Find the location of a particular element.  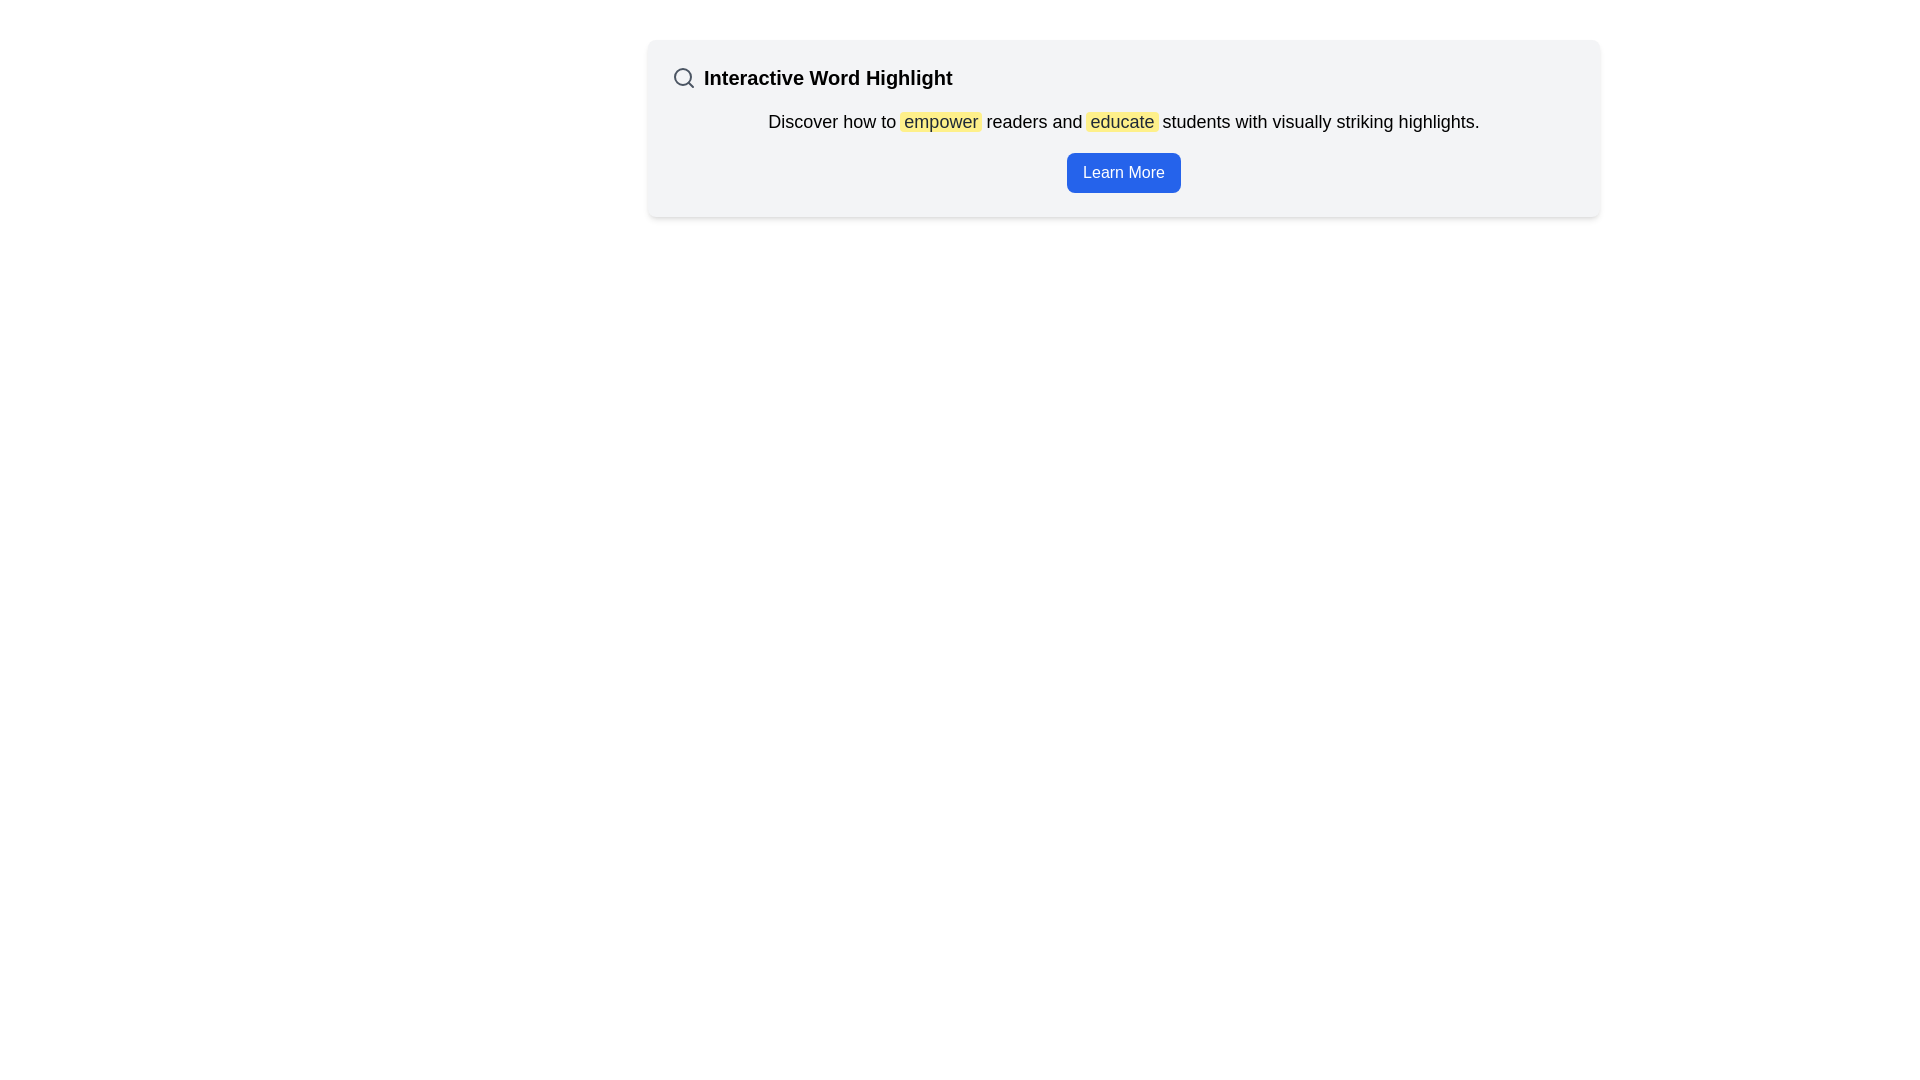

highlighted word 'empower' that emphasizes key terms in the text under the heading 'Interactive Word Highlight' is located at coordinates (940, 122).